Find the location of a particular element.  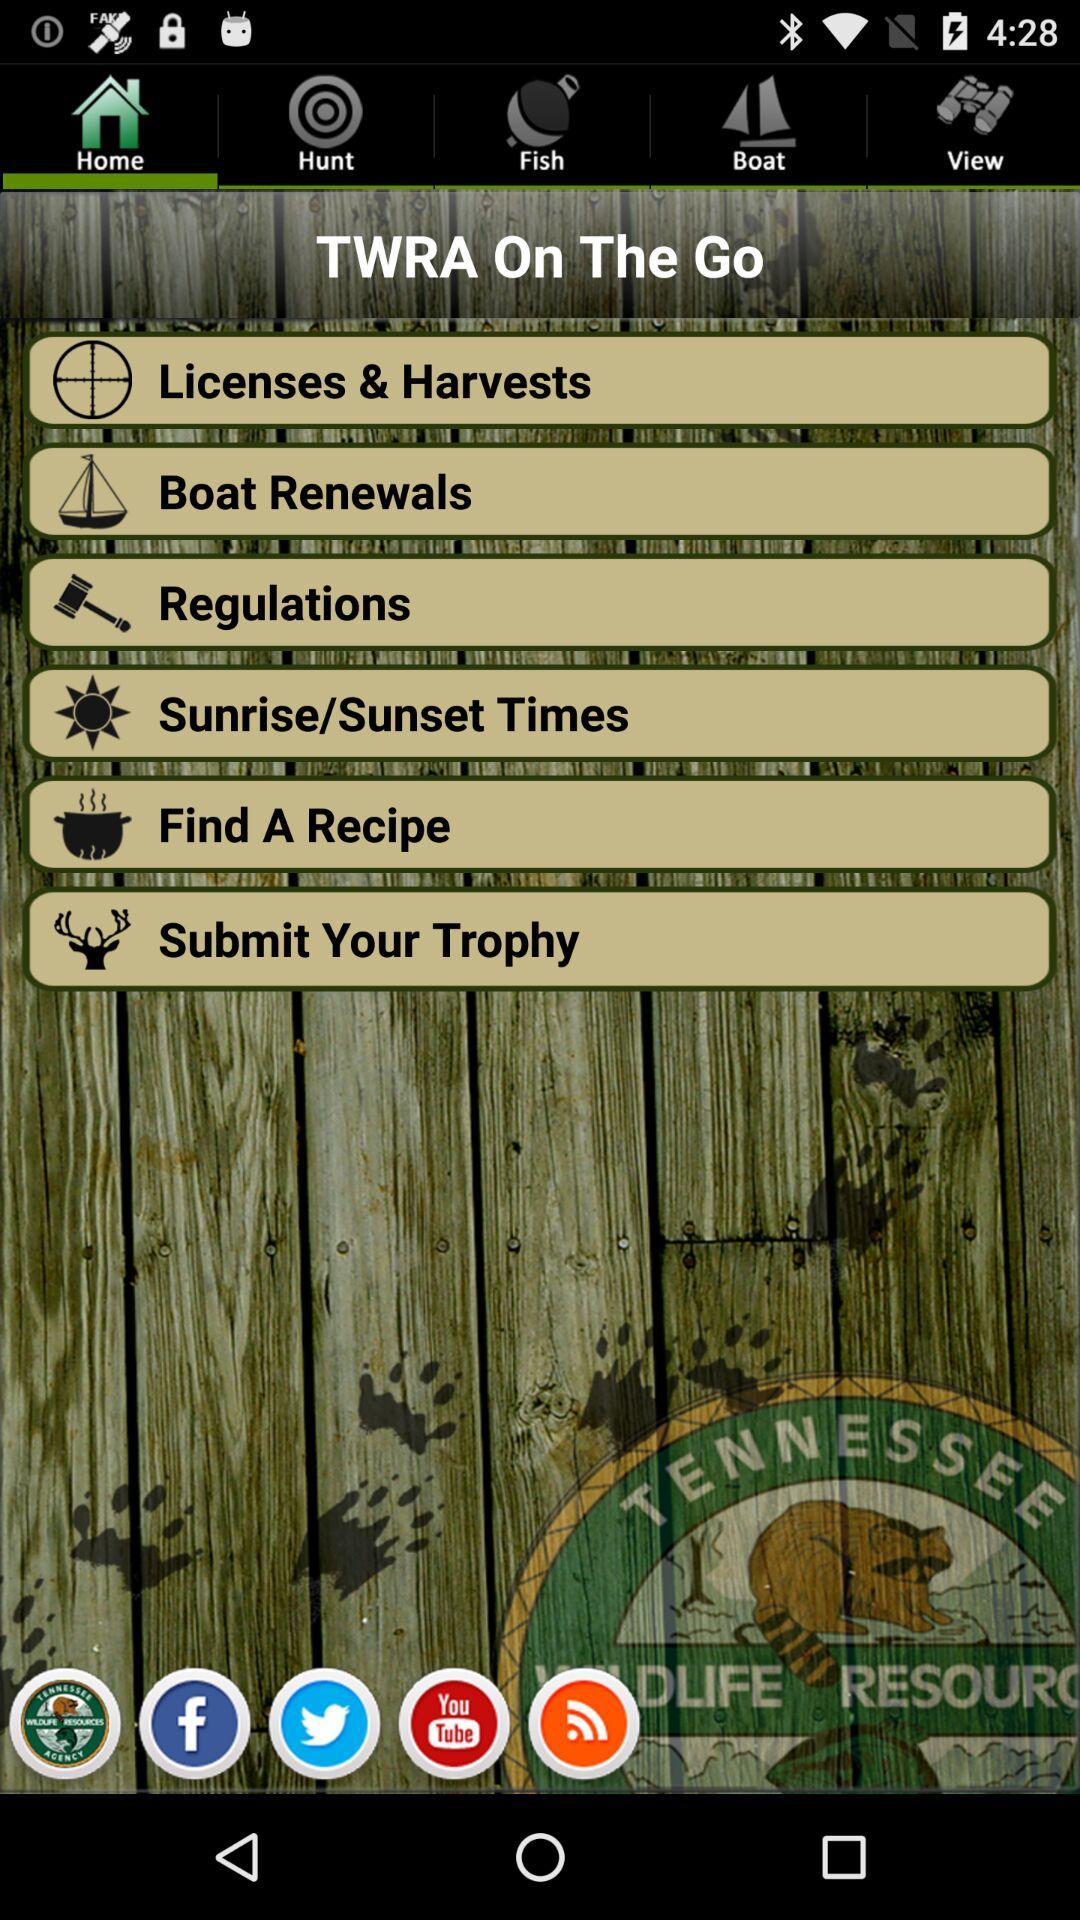

the twitter icon is located at coordinates (323, 1849).